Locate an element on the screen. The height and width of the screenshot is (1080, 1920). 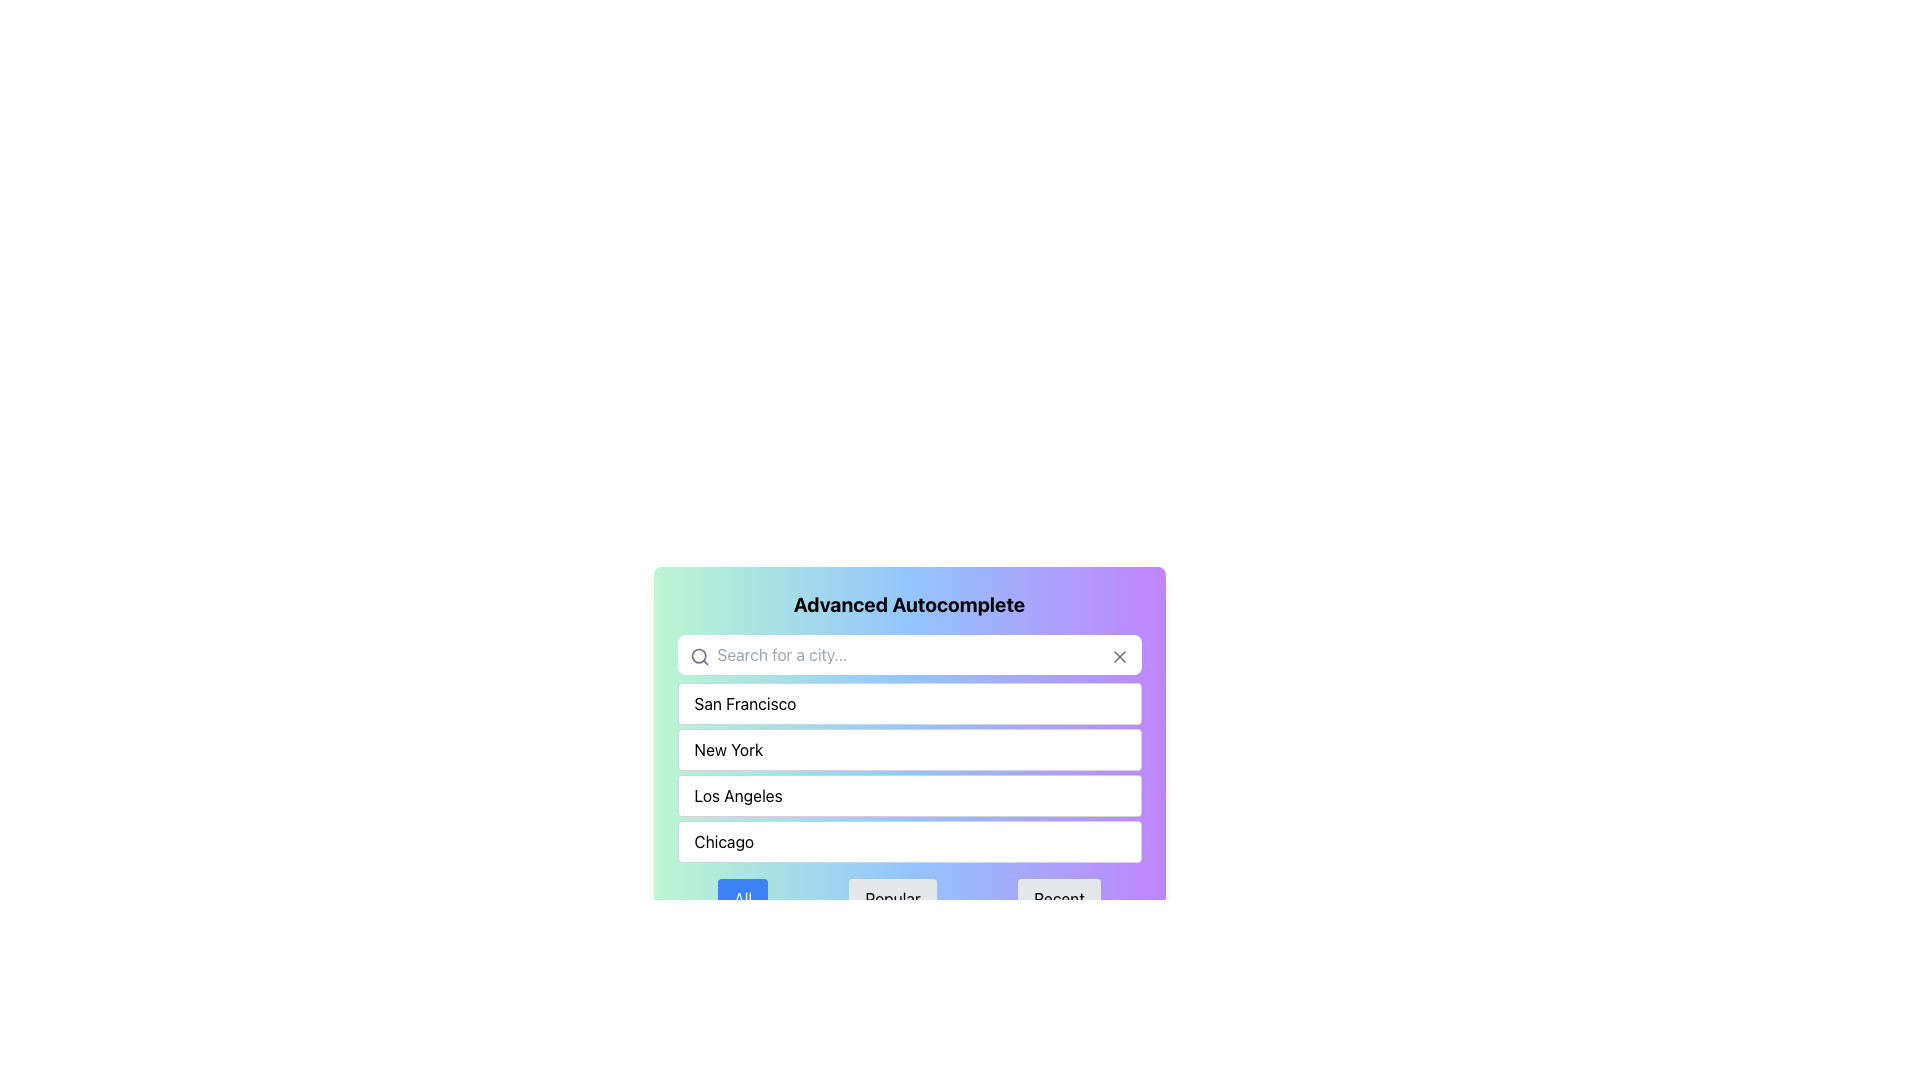
the search icon located in the top-left corner of the text input field, which signifies the search functionality for users to input search queries is located at coordinates (699, 656).